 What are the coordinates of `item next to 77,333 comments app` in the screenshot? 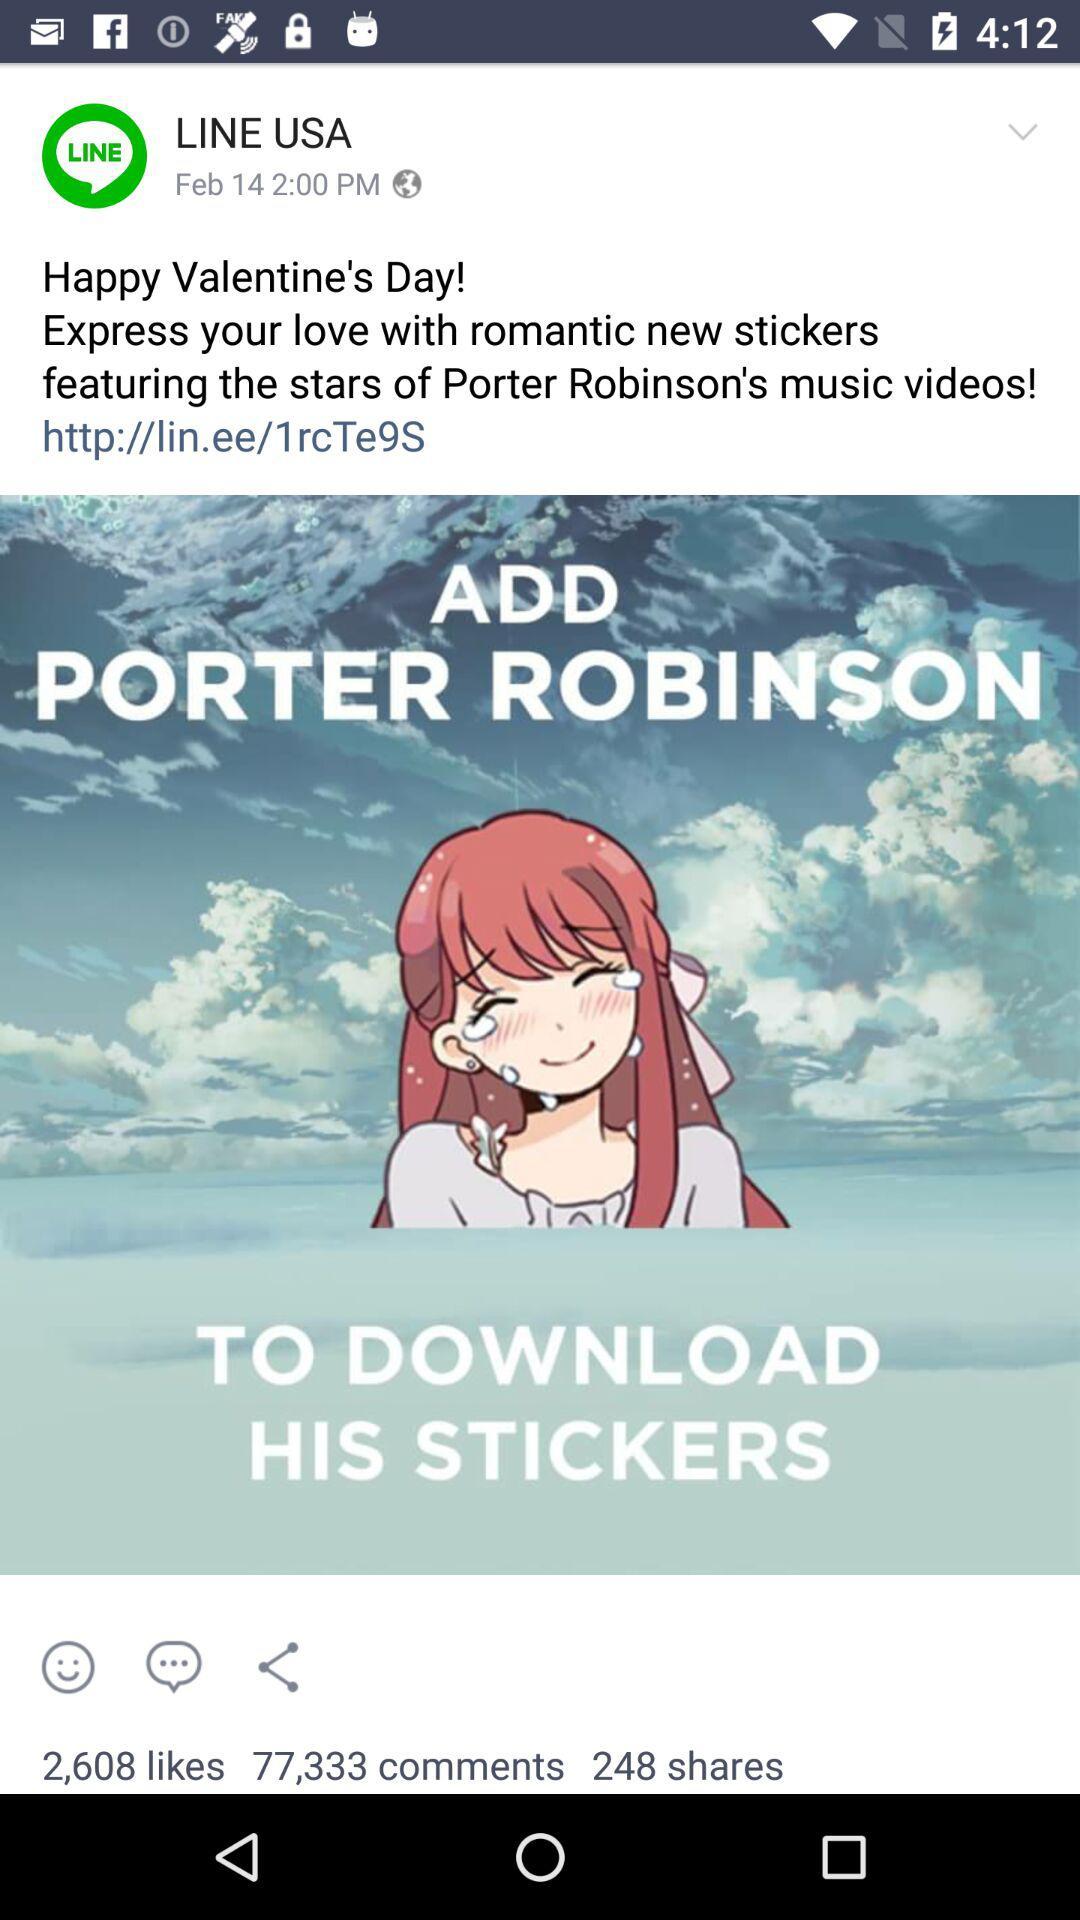 It's located at (133, 1766).